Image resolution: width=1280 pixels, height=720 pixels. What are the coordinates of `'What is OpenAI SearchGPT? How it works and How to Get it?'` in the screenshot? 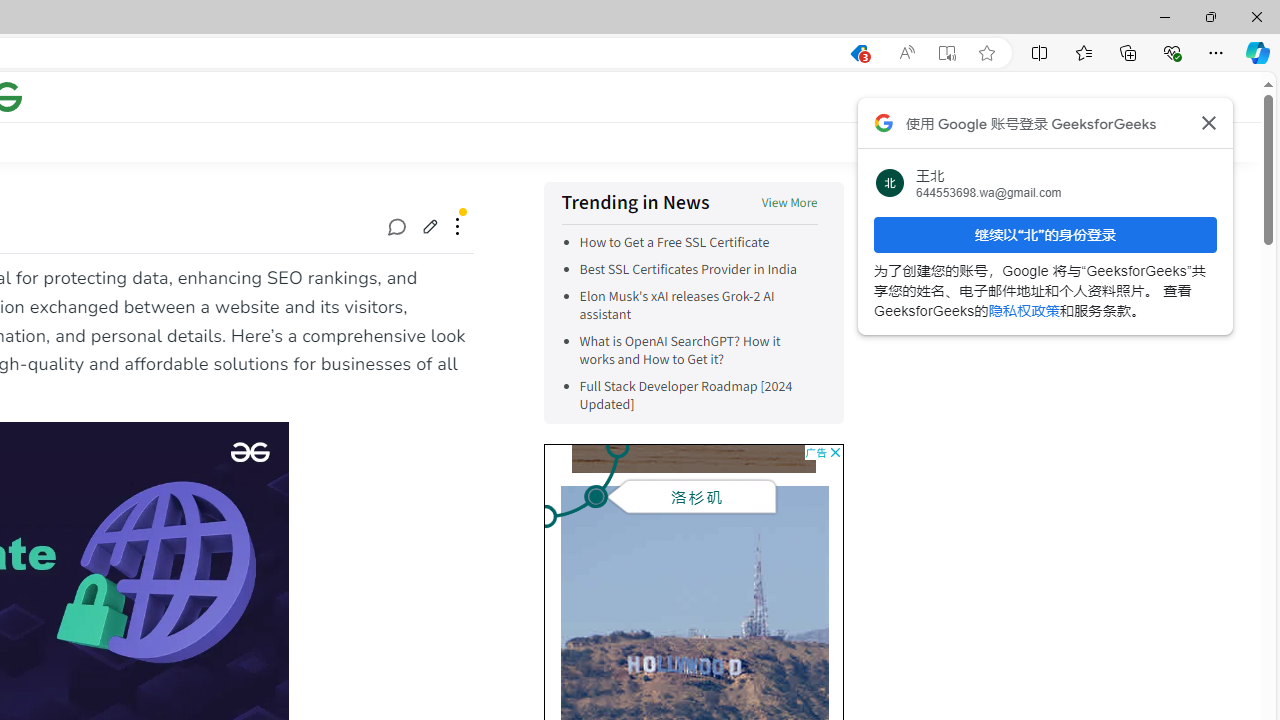 It's located at (698, 349).